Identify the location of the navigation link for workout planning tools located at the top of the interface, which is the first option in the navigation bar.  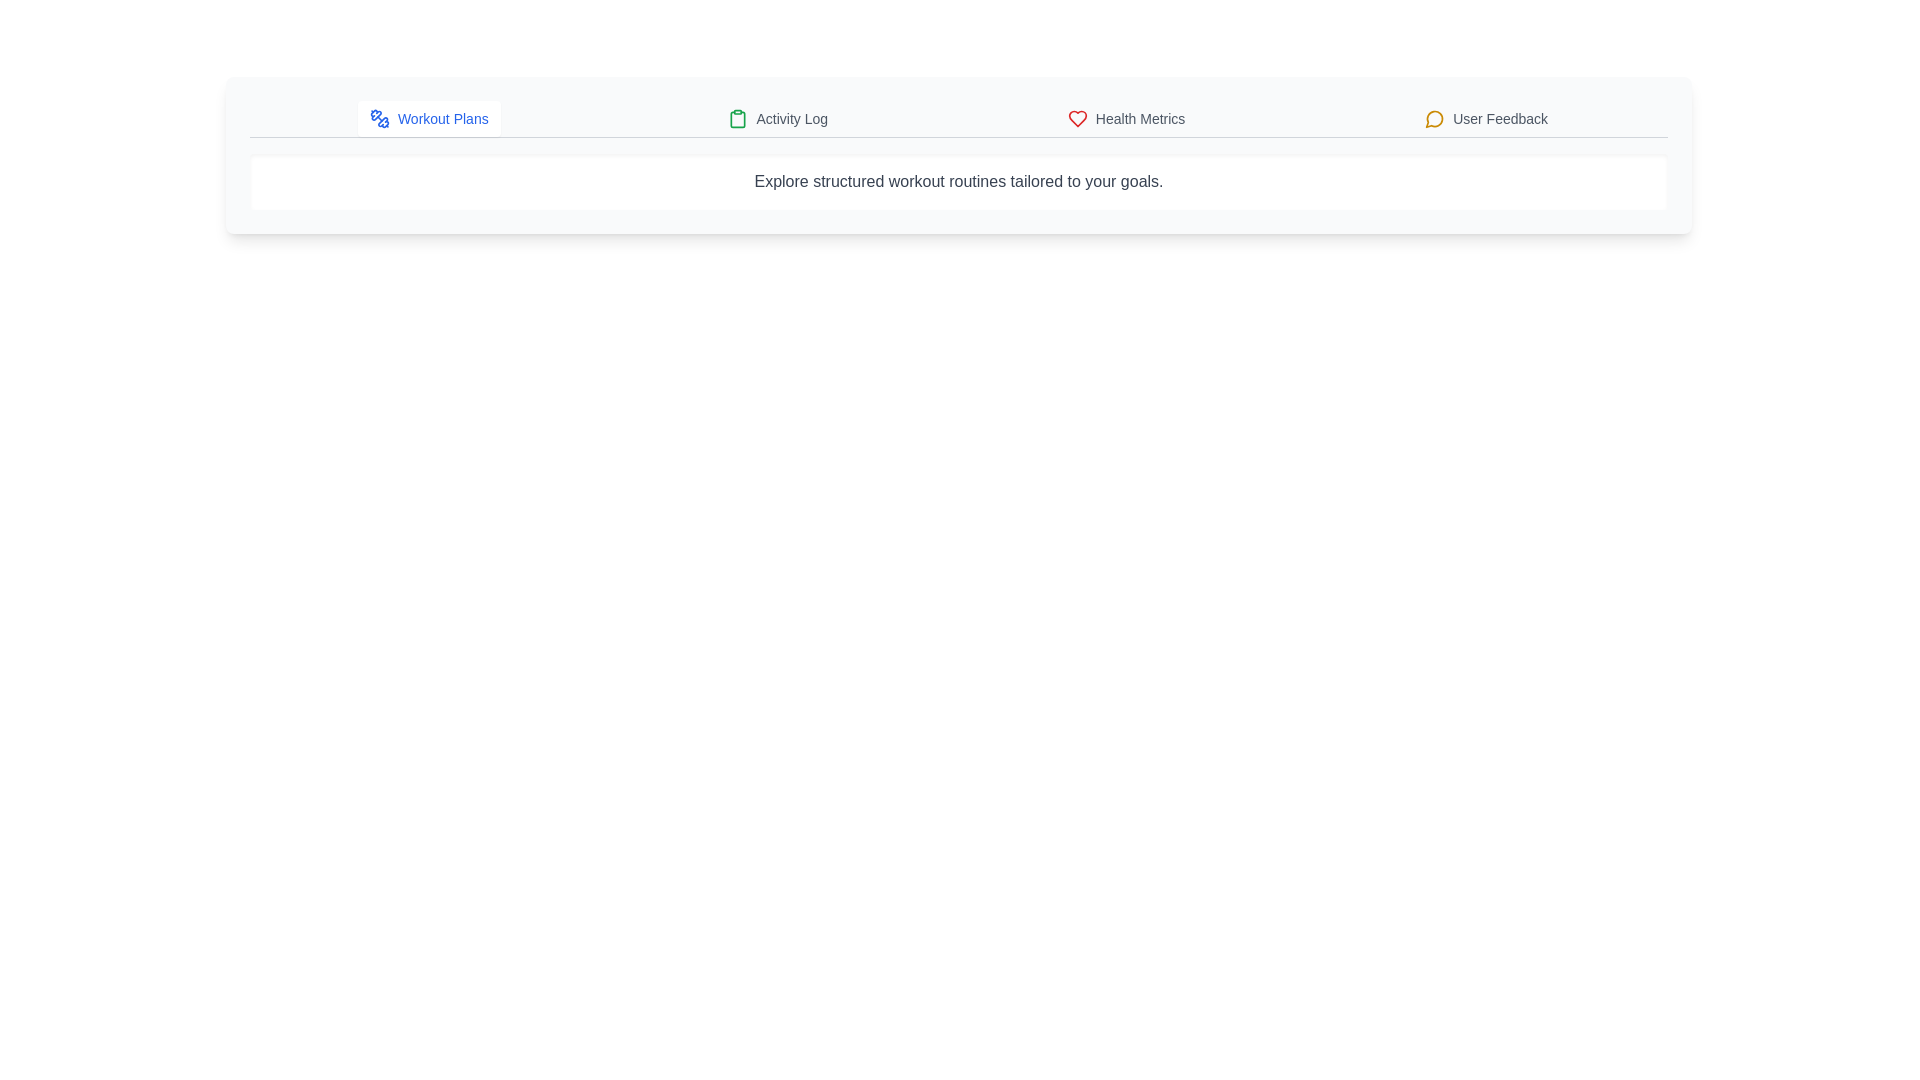
(442, 119).